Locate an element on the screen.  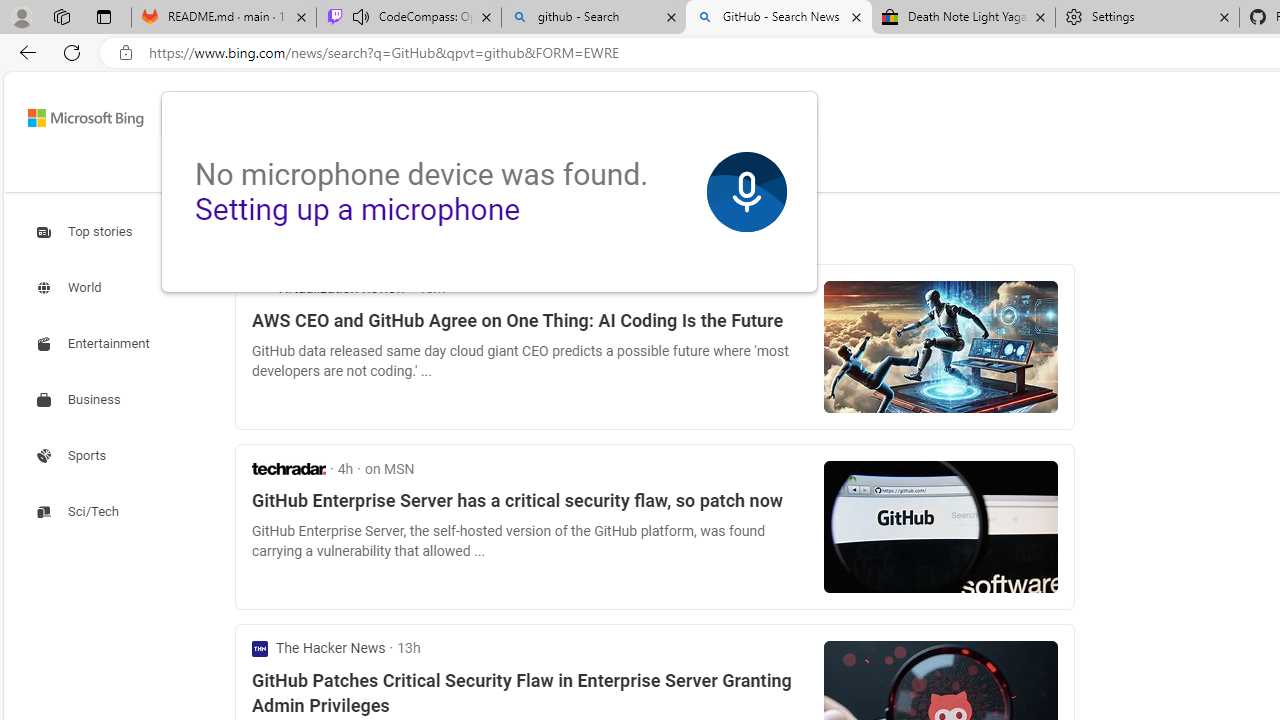
'MORE' is located at coordinates (696, 172).